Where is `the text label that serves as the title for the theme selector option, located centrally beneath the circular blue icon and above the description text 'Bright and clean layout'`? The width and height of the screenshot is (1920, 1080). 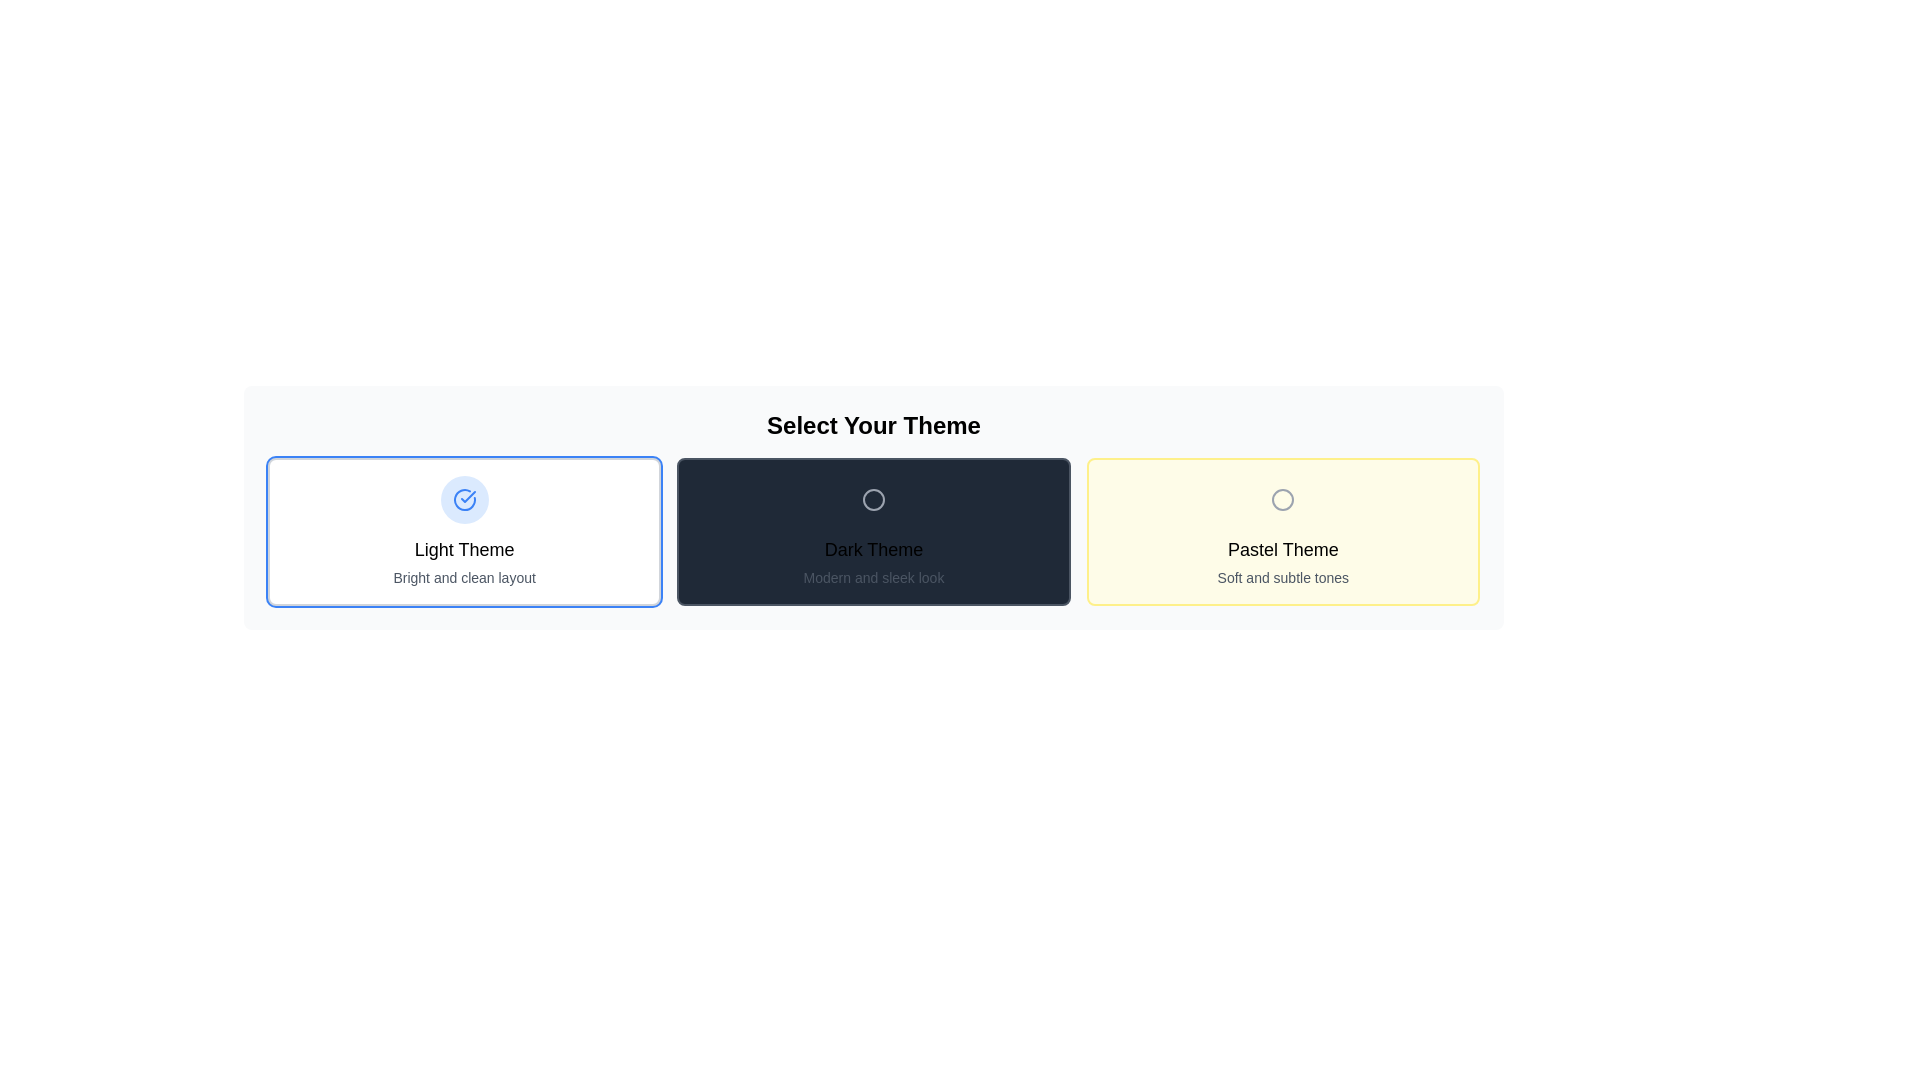
the text label that serves as the title for the theme selector option, located centrally beneath the circular blue icon and above the description text 'Bright and clean layout' is located at coordinates (463, 550).